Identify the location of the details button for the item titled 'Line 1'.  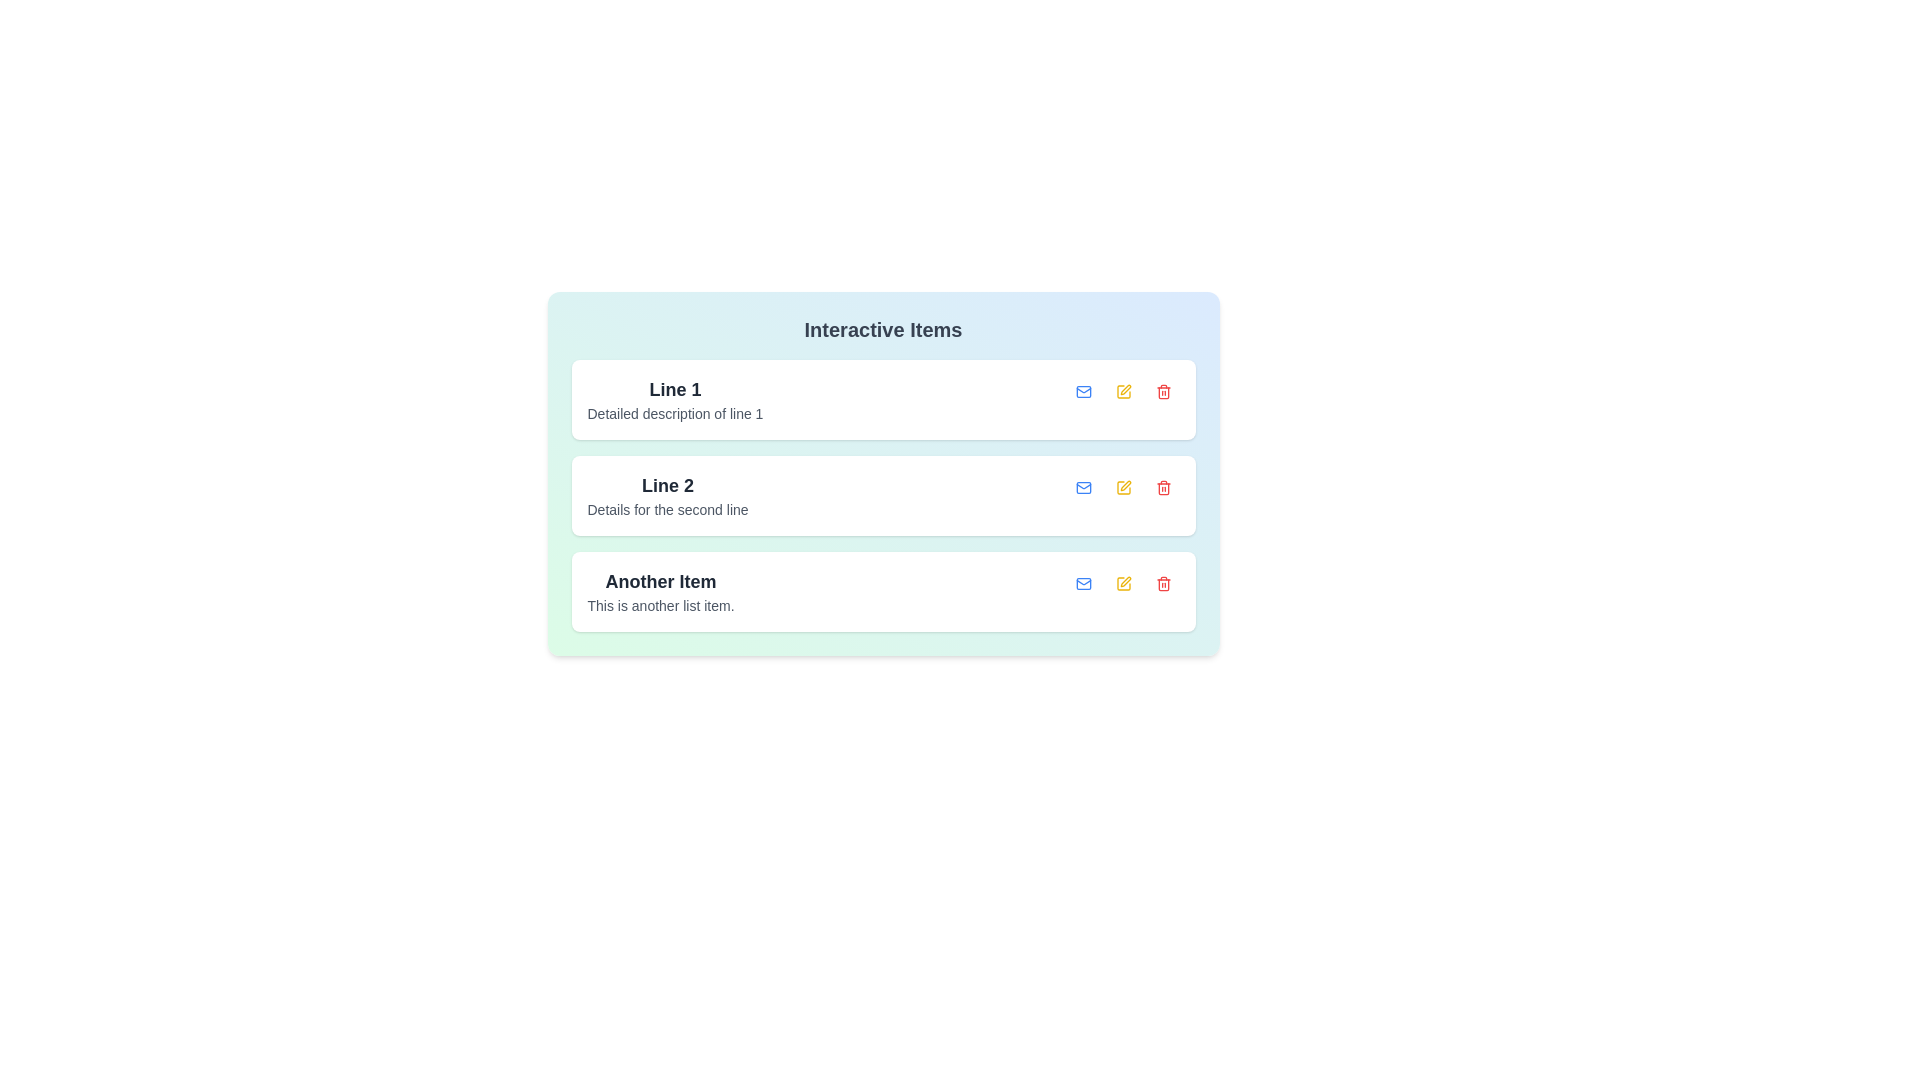
(1082, 392).